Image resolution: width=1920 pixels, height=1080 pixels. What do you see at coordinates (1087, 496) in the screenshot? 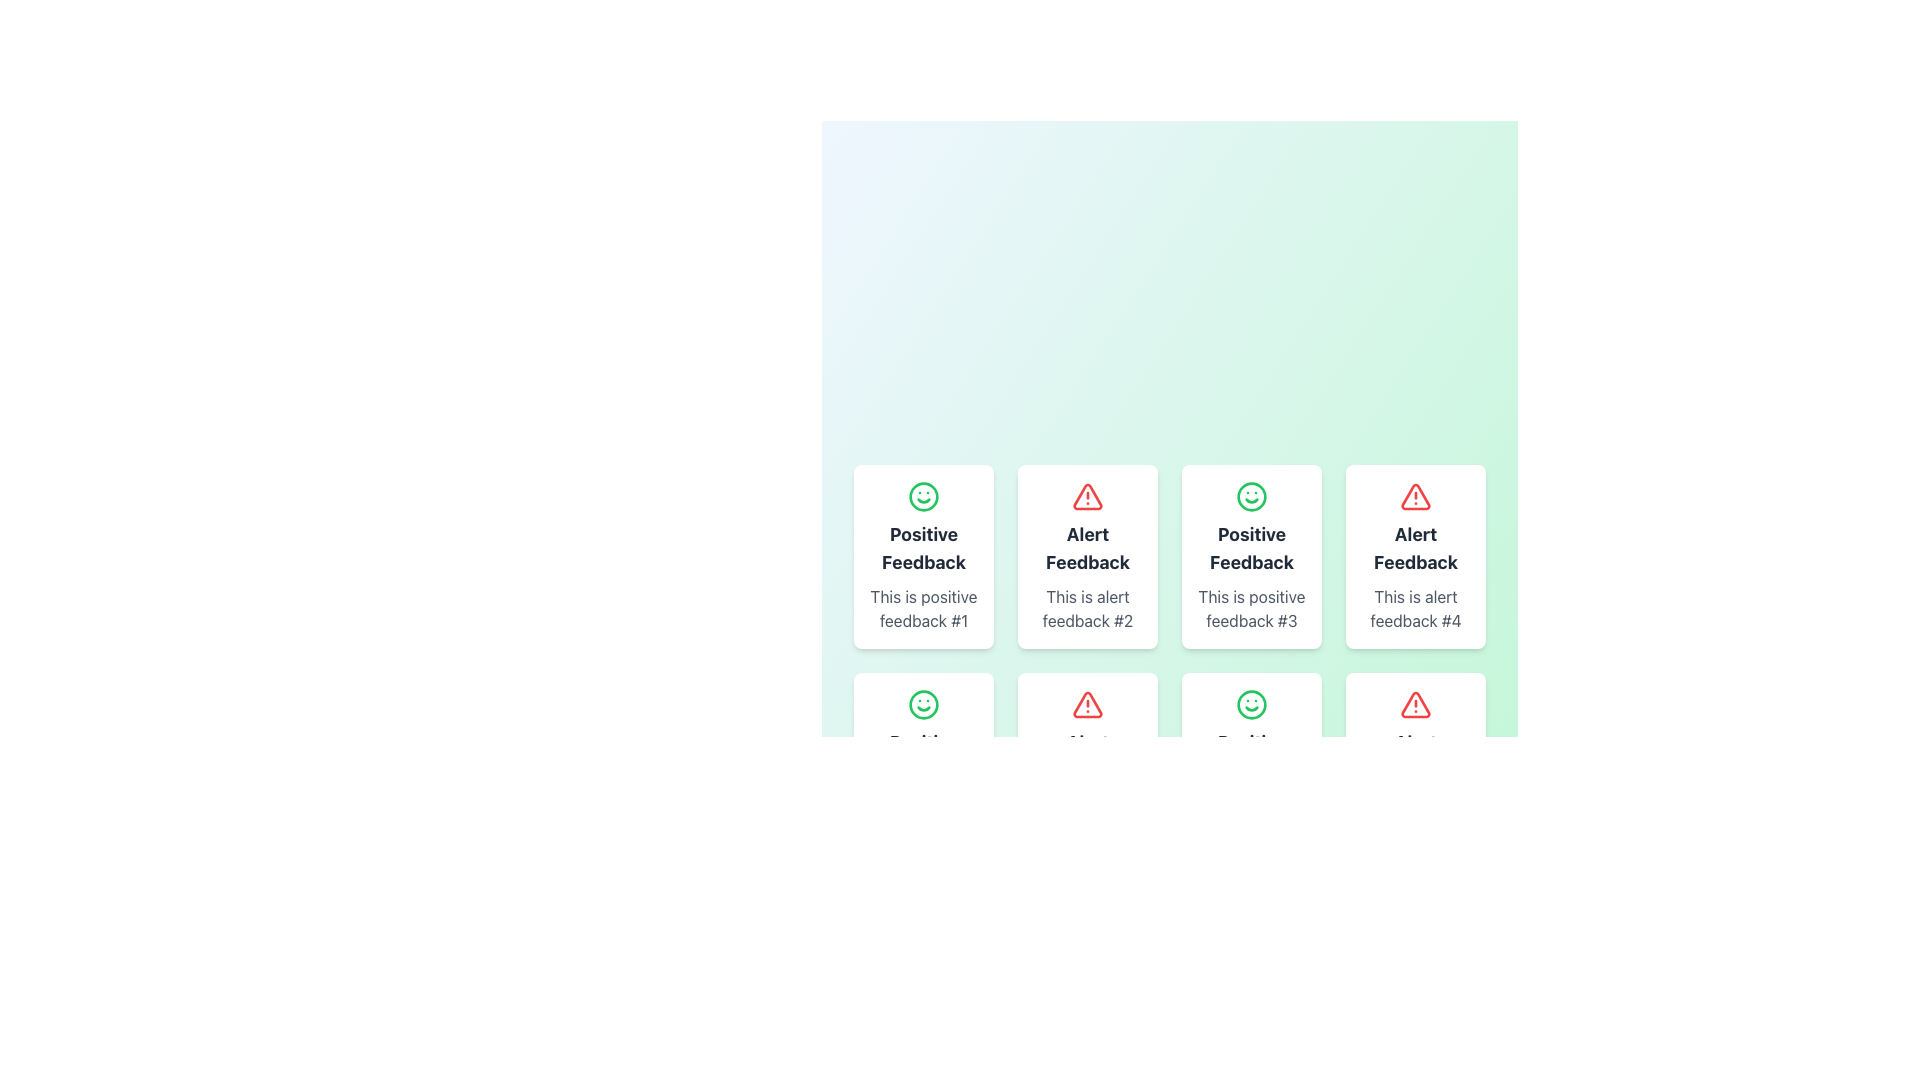
I see `the alert icon, which is a triangle with an exclamation mark, located at the top center of the 'Alert Feedback' content card` at bounding box center [1087, 496].